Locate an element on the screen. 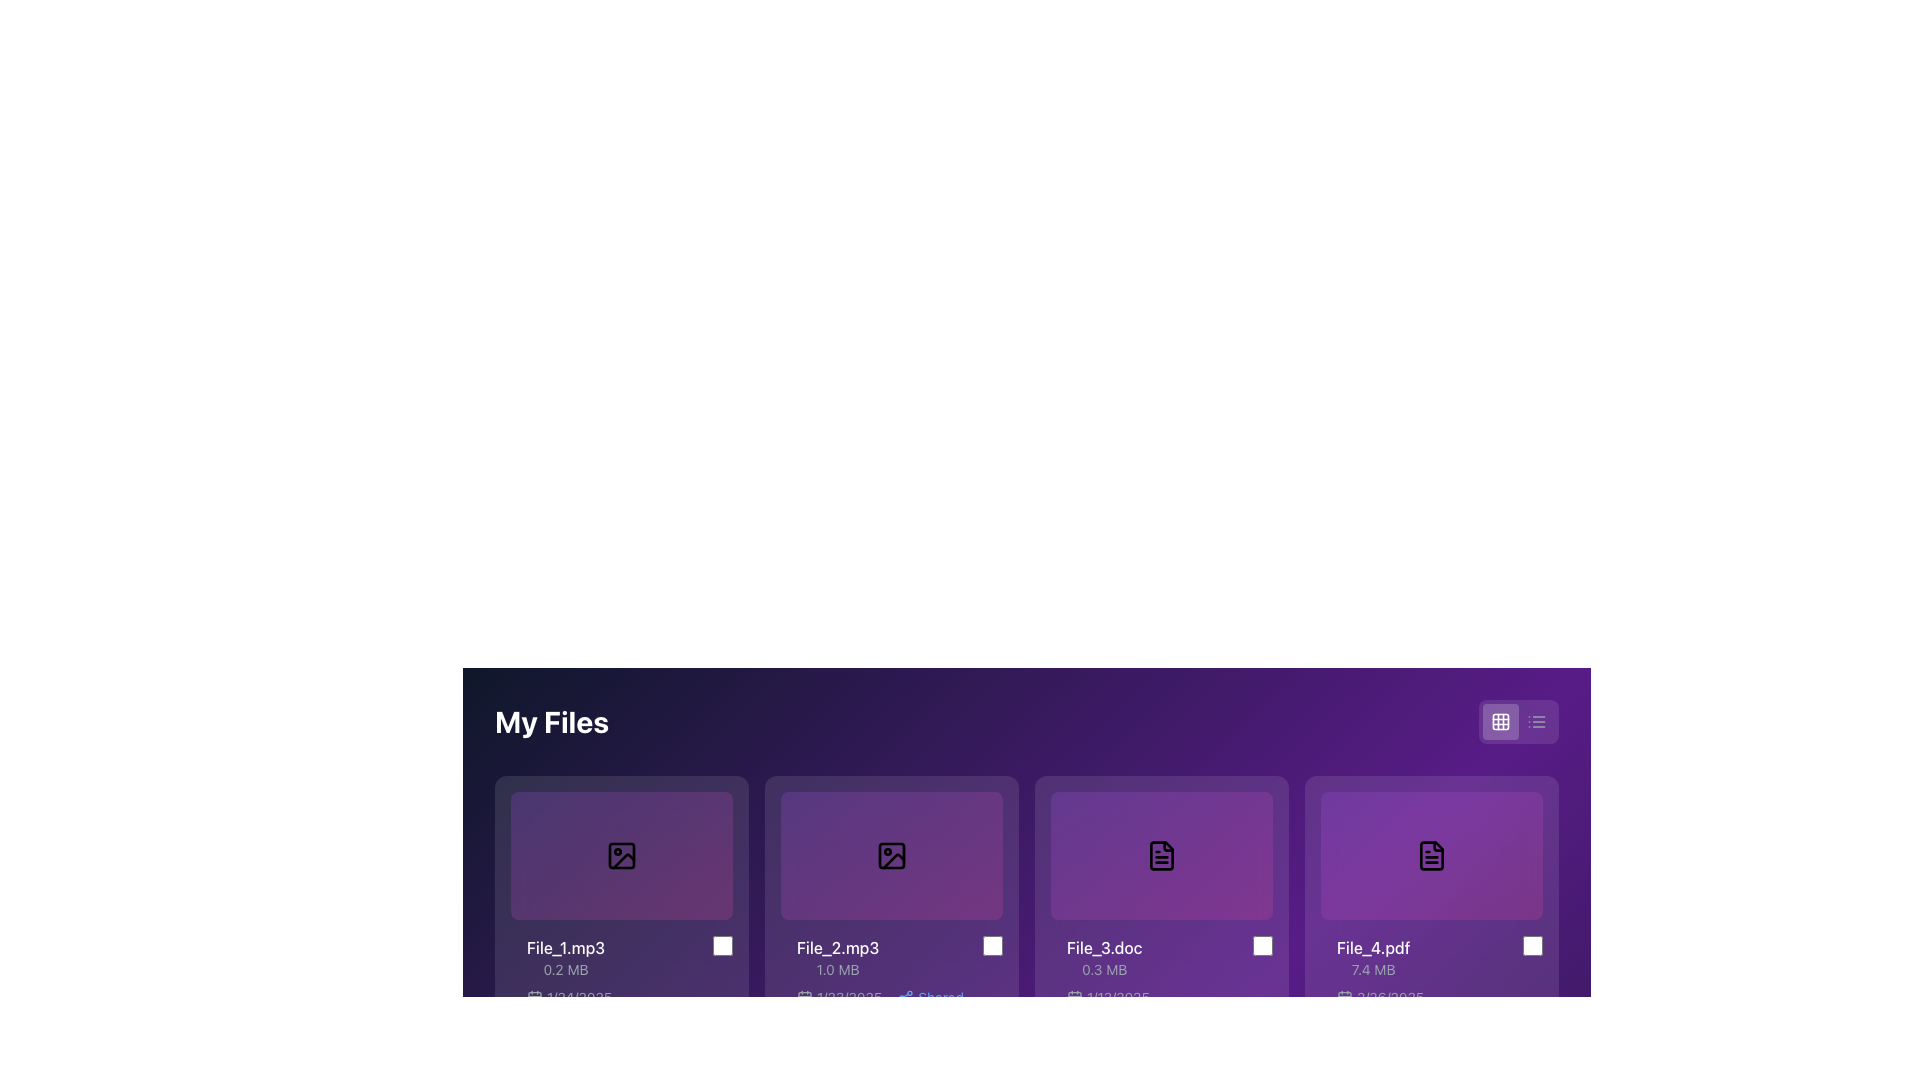 Image resolution: width=1920 pixels, height=1080 pixels. the File preview placeholder, which is a rounded rectangular box with a gradient background and a picture frame icon is located at coordinates (891, 855).